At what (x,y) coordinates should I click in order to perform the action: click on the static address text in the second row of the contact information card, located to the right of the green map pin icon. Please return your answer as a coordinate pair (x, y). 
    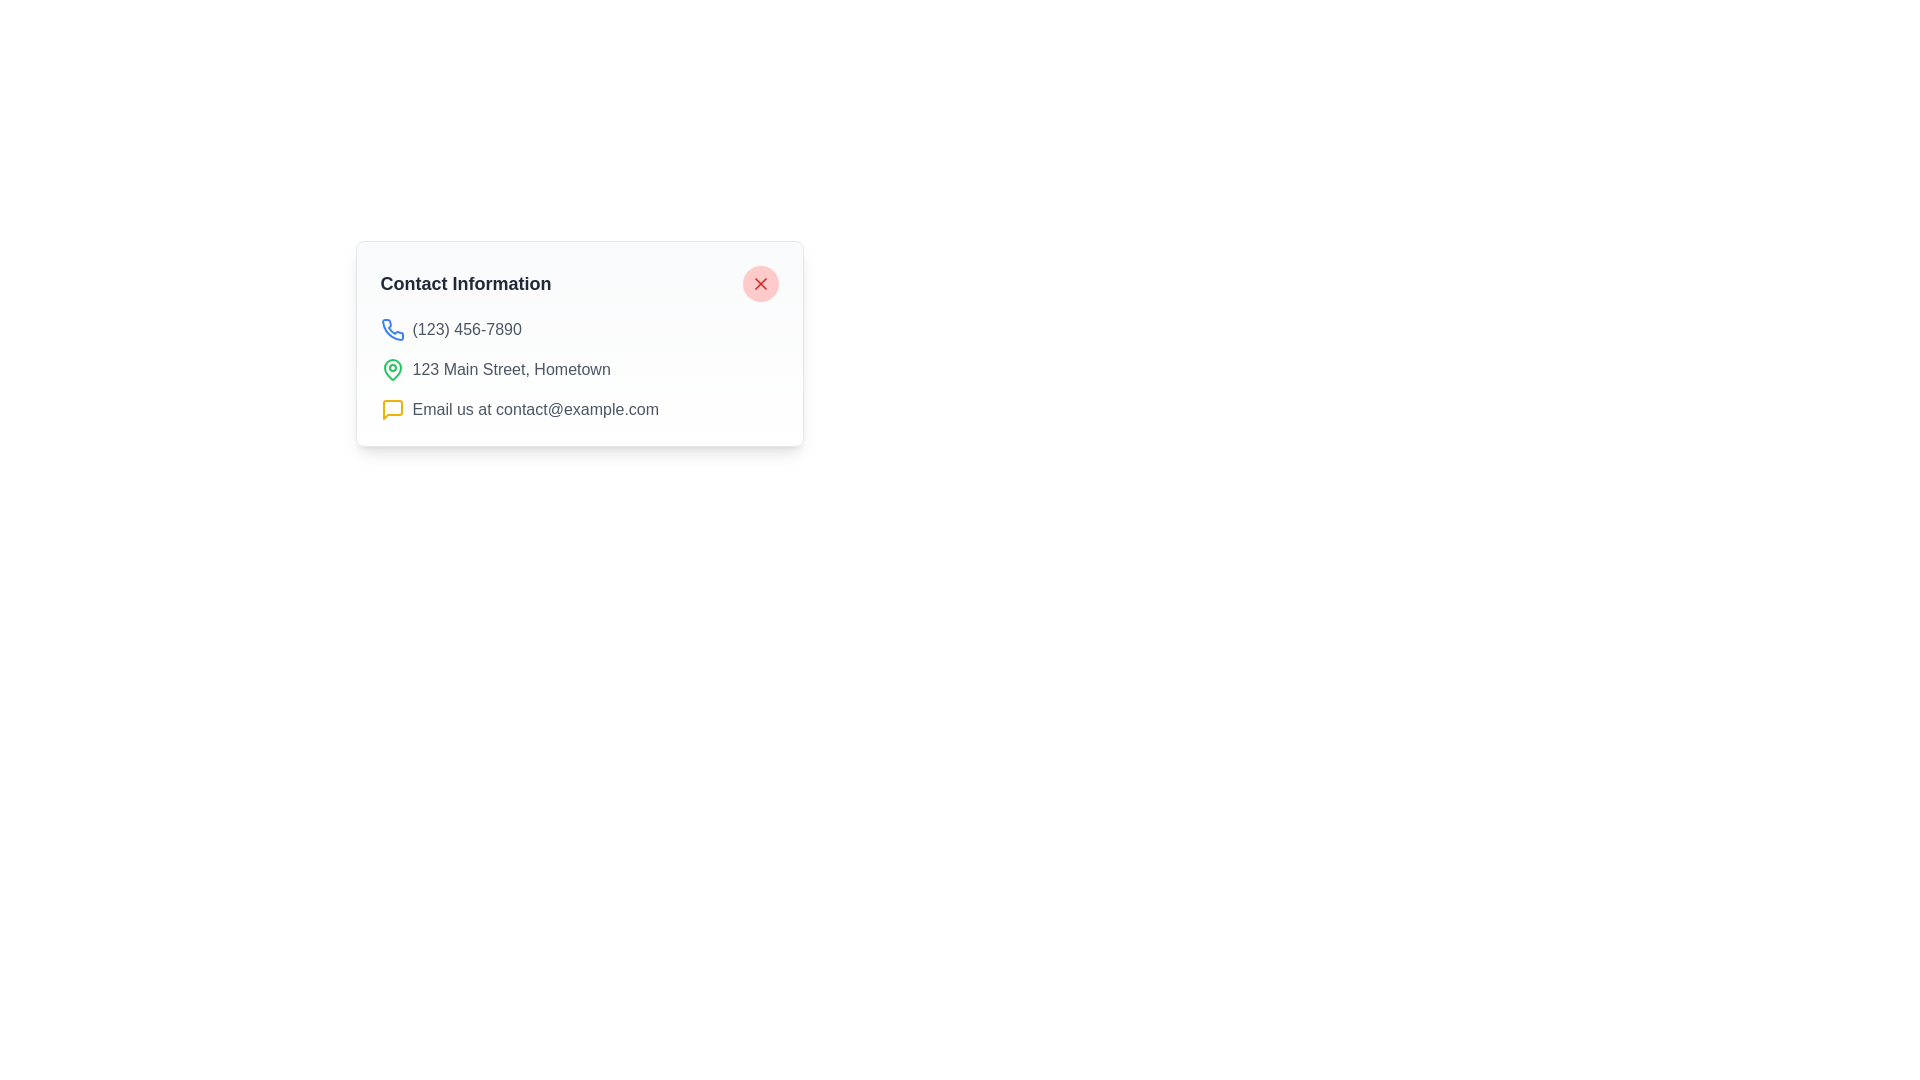
    Looking at the image, I should click on (511, 370).